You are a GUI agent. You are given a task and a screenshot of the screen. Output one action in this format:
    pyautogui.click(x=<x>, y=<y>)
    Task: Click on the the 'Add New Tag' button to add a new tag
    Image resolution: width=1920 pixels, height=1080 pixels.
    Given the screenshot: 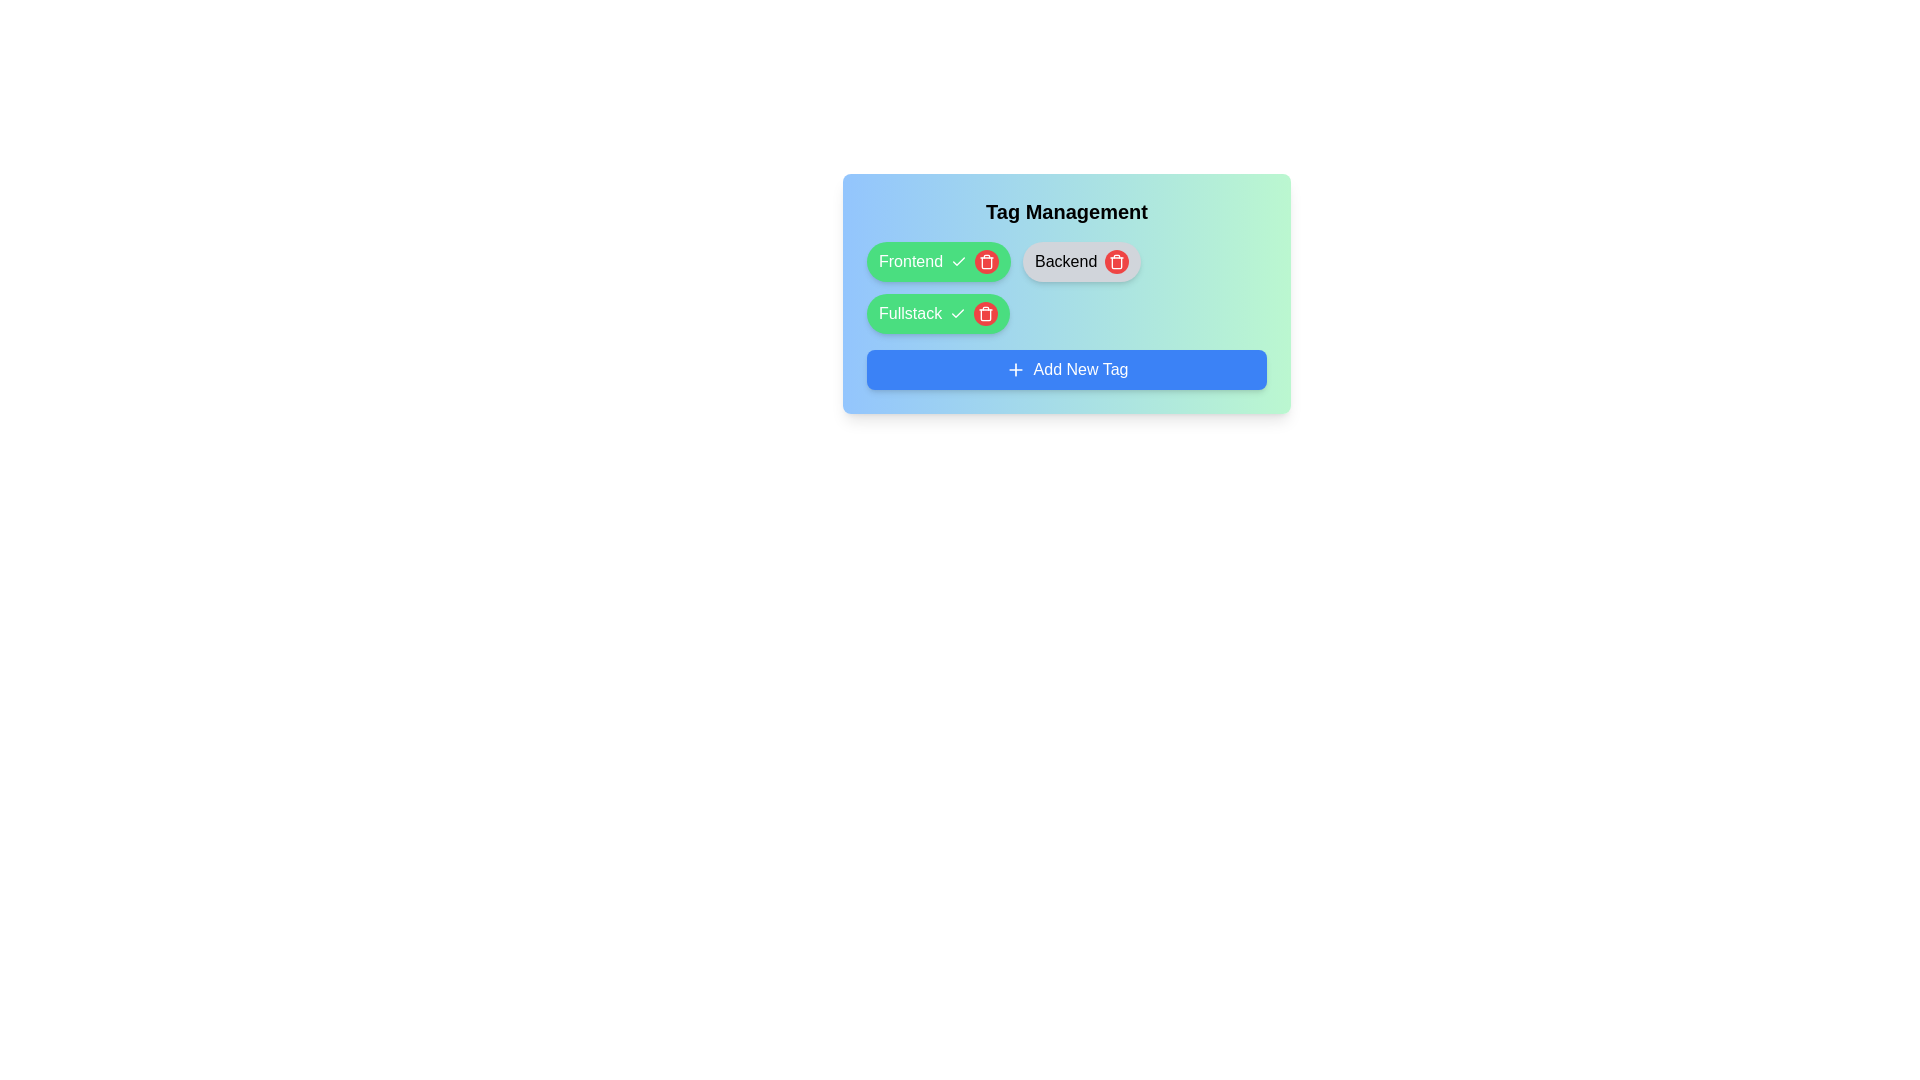 What is the action you would take?
    pyautogui.click(x=1065, y=370)
    